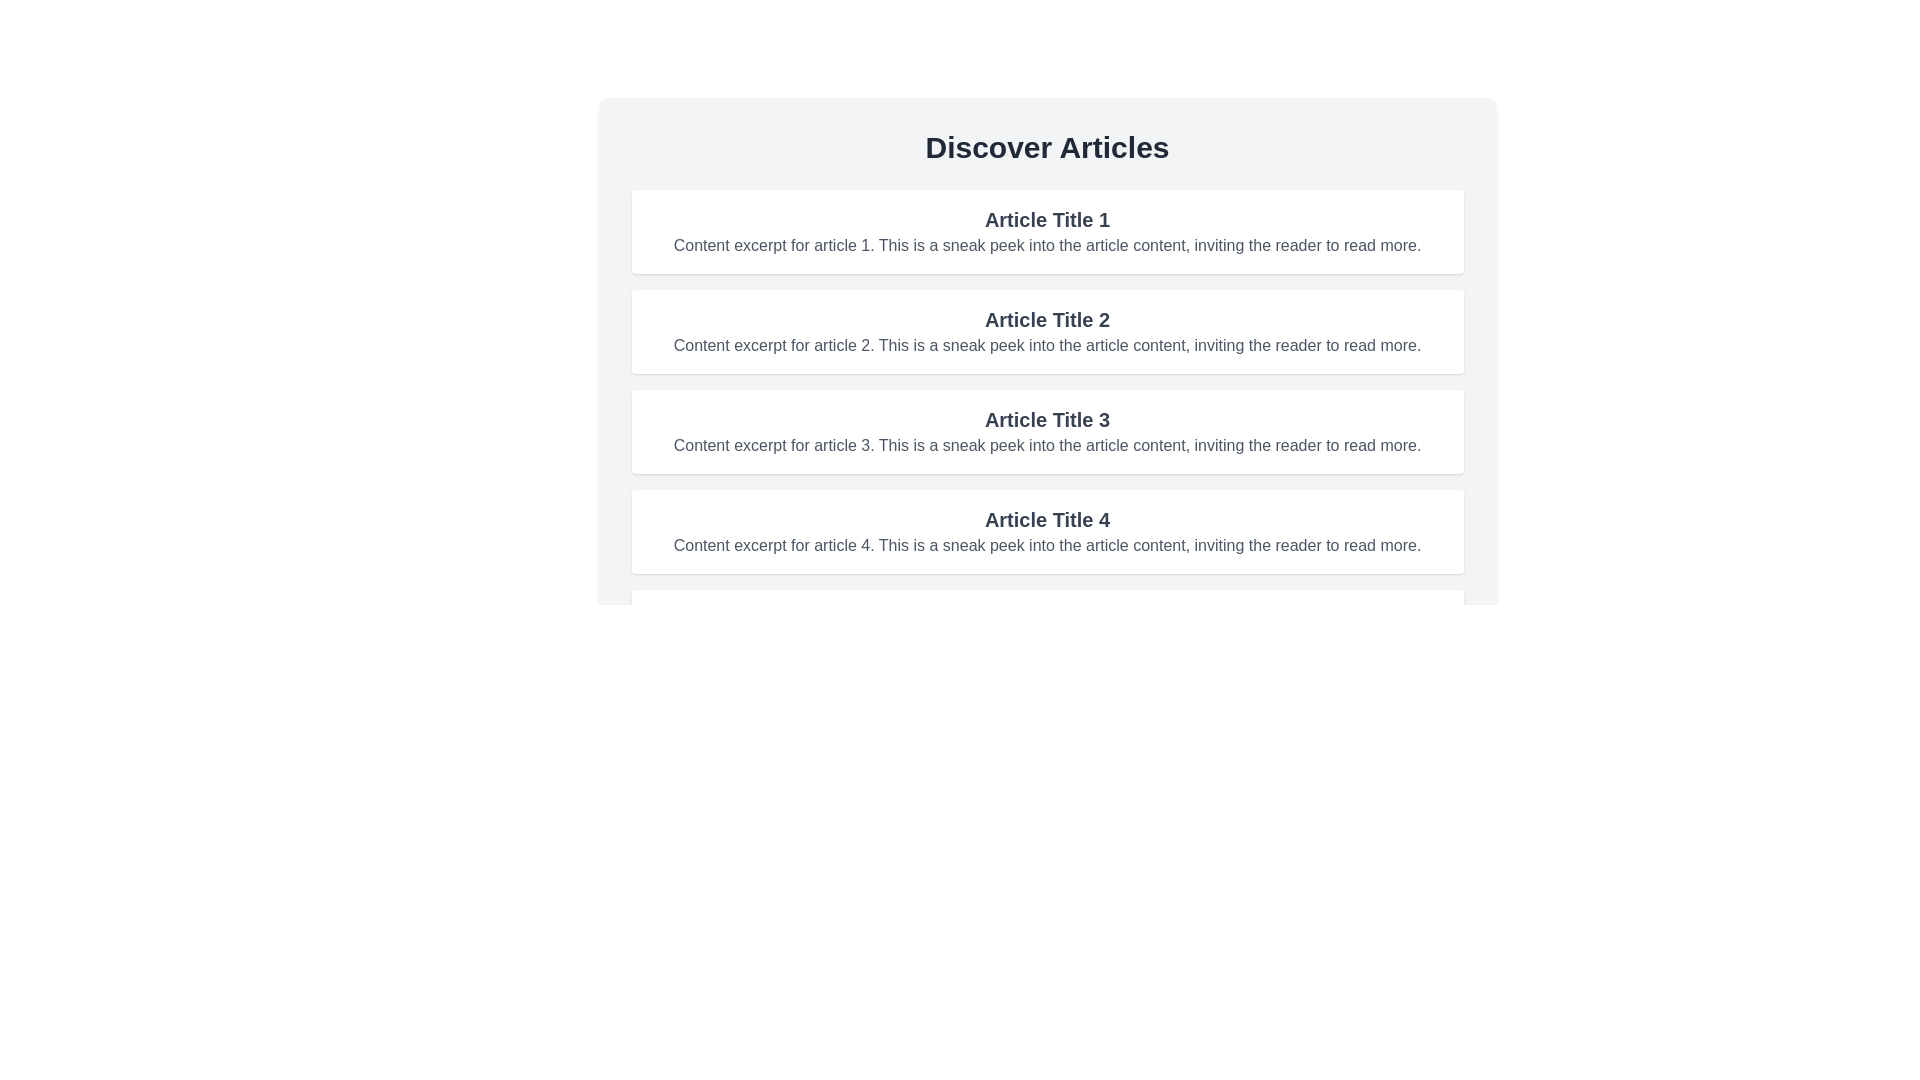 The height and width of the screenshot is (1080, 1920). Describe the element at coordinates (1046, 219) in the screenshot. I see `the article preview title located at the top of the list of articles for additional context` at that location.